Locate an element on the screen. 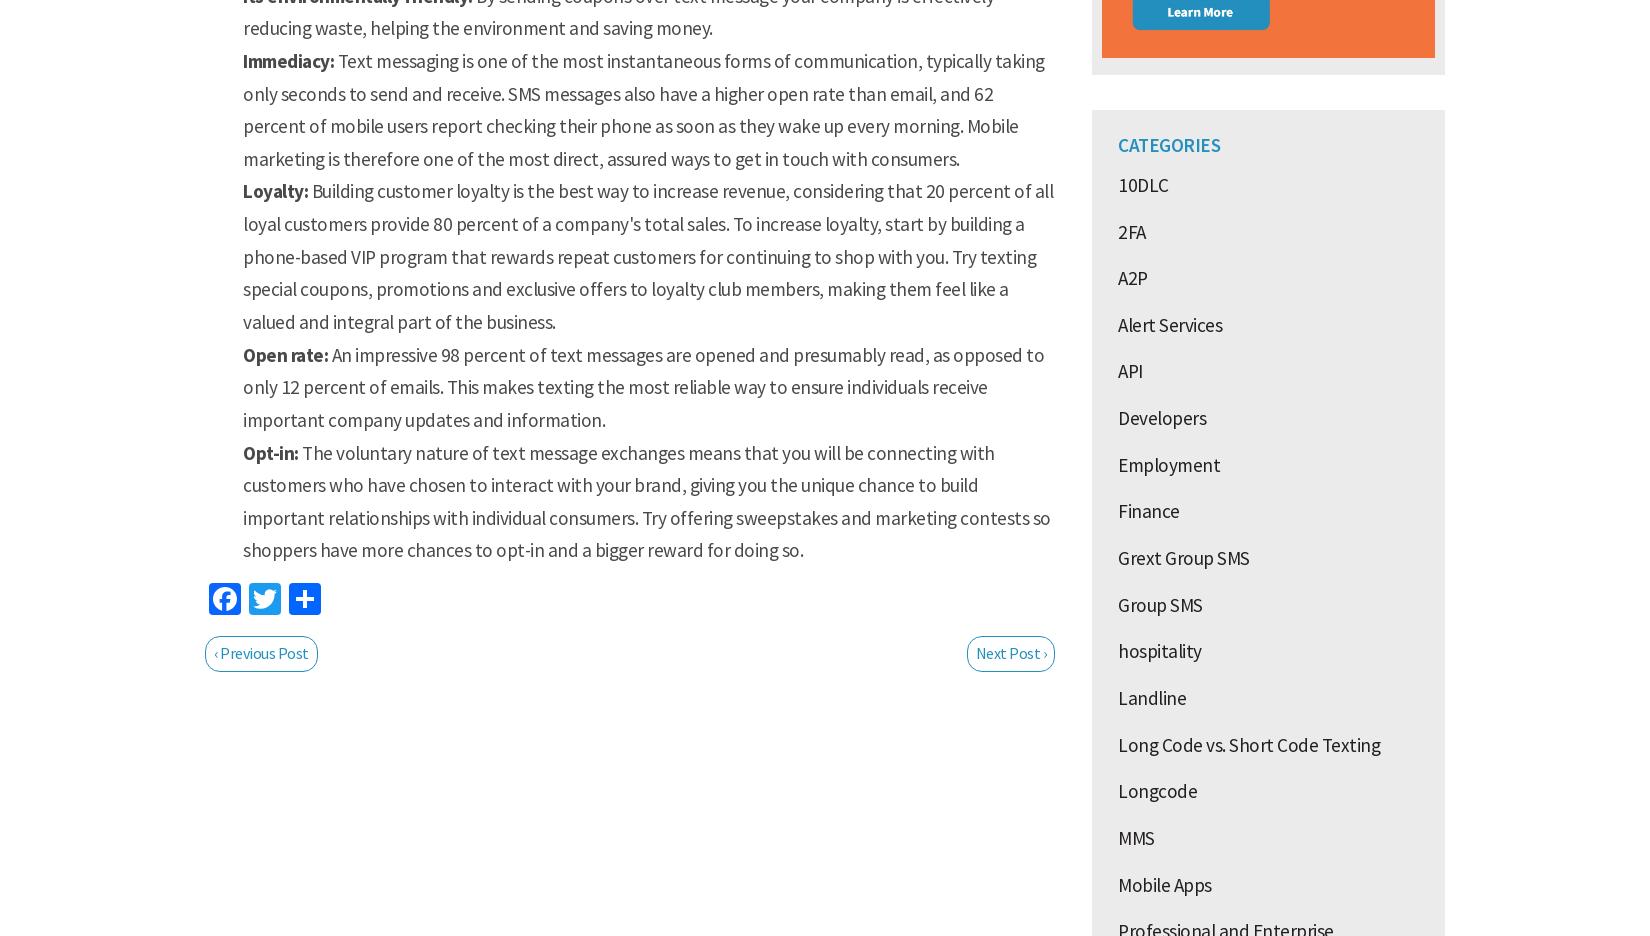  'Share' is located at coordinates (359, 599).